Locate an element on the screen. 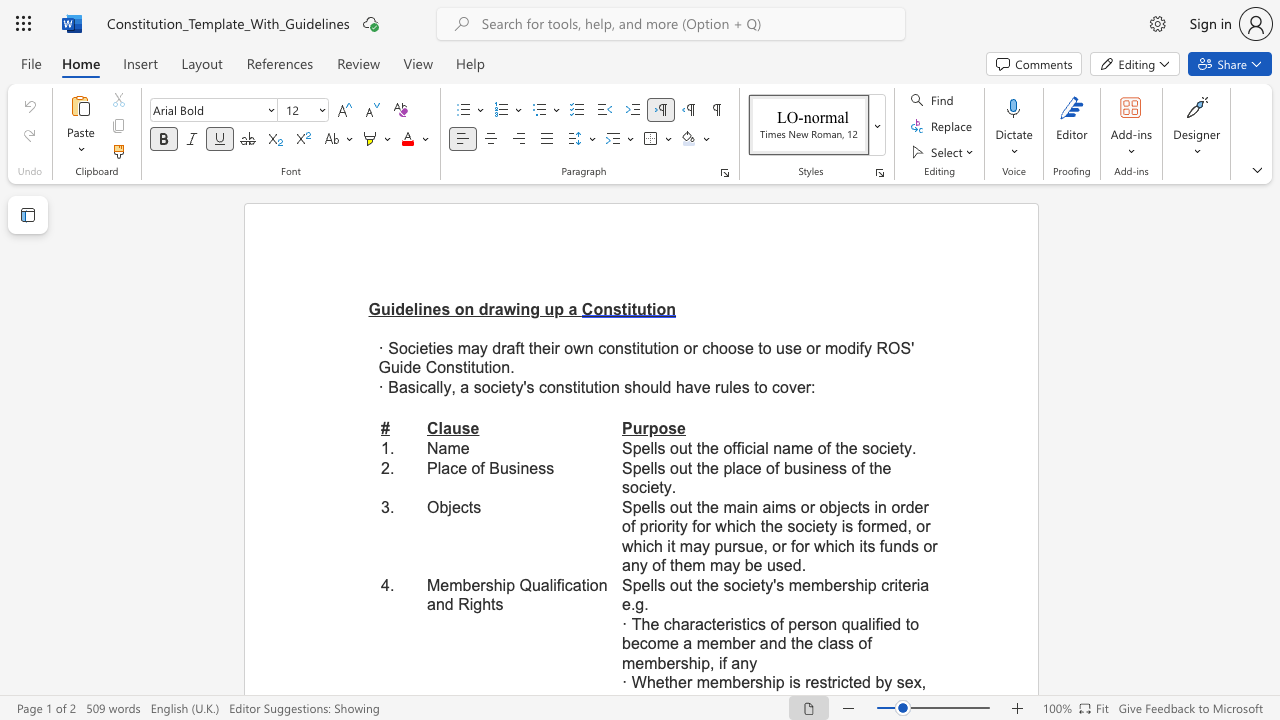  the subset text "hip," within the text "· The characteristics of person qualified to become a member and the class of membership, if any" is located at coordinates (688, 663).